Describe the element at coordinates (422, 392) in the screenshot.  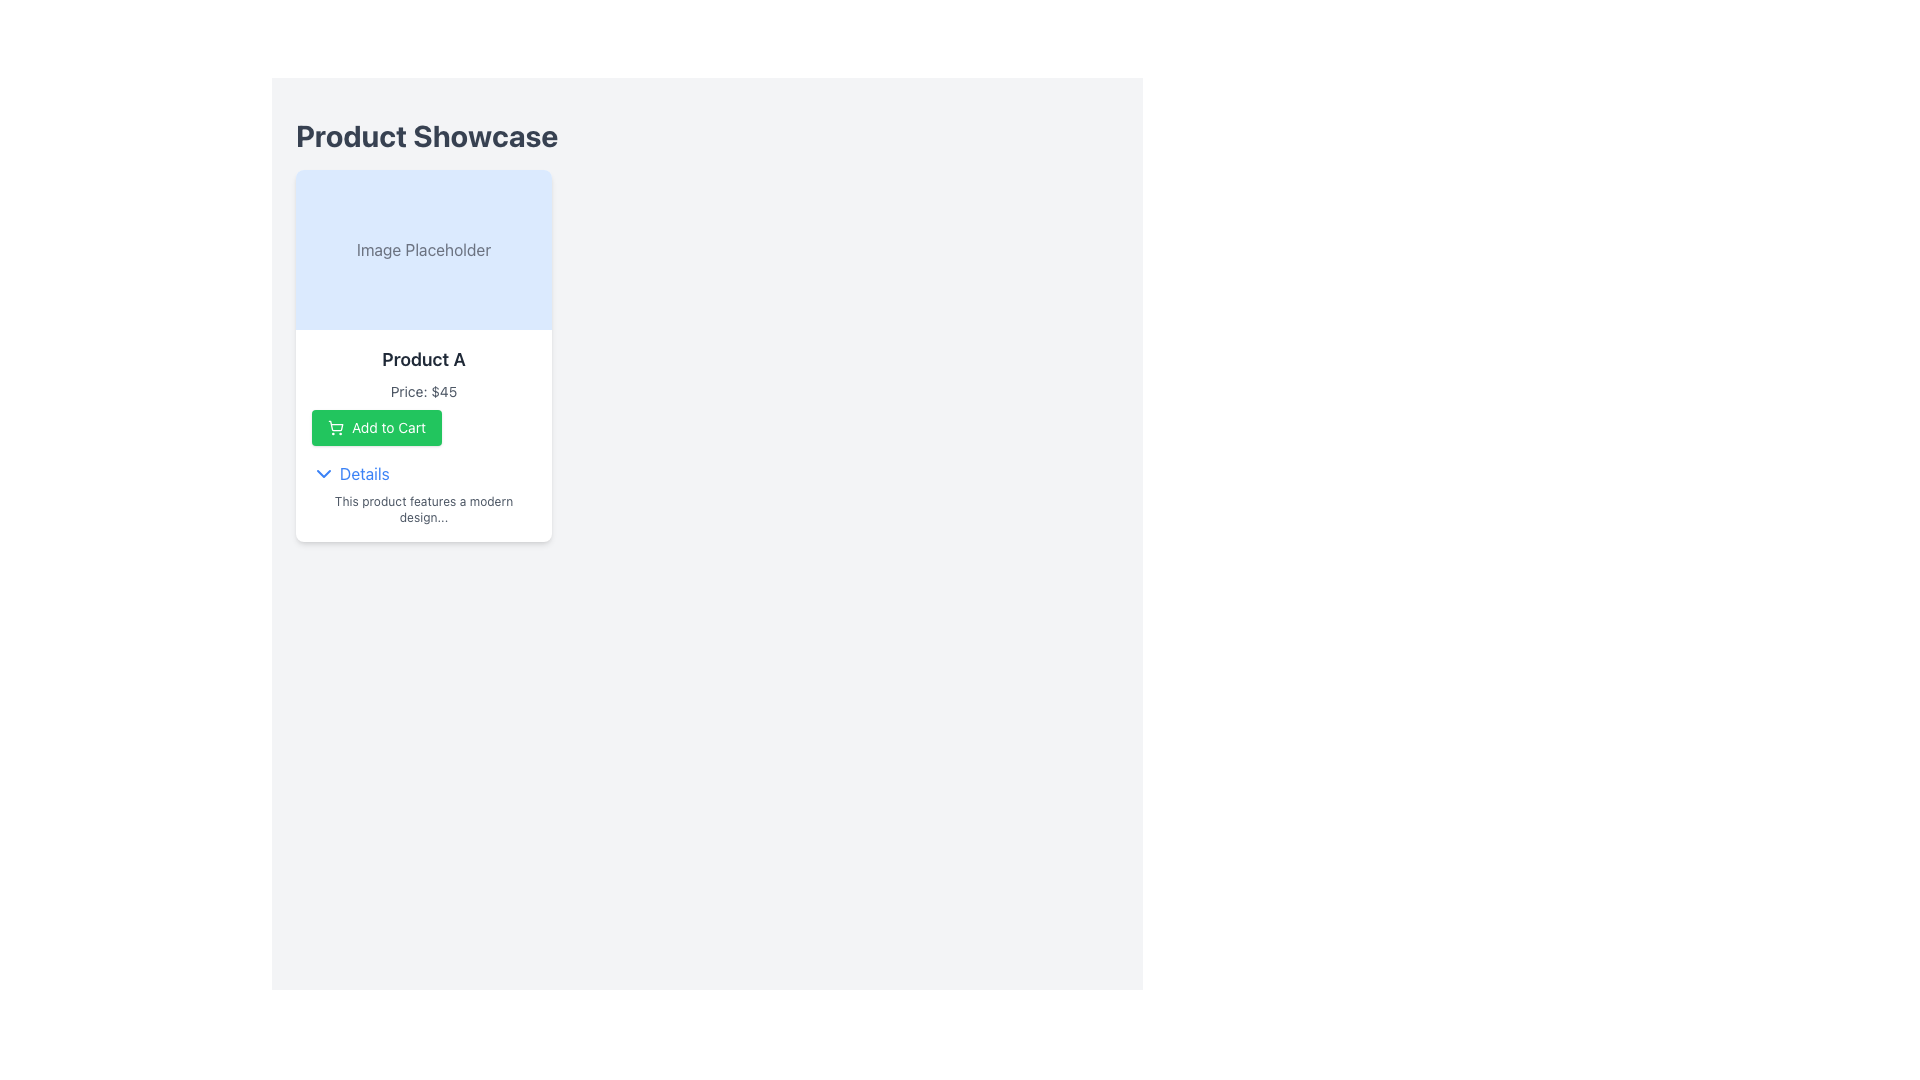
I see `the pricing information text label displayed below 'Product A' and above the 'Add to Cart' button` at that location.